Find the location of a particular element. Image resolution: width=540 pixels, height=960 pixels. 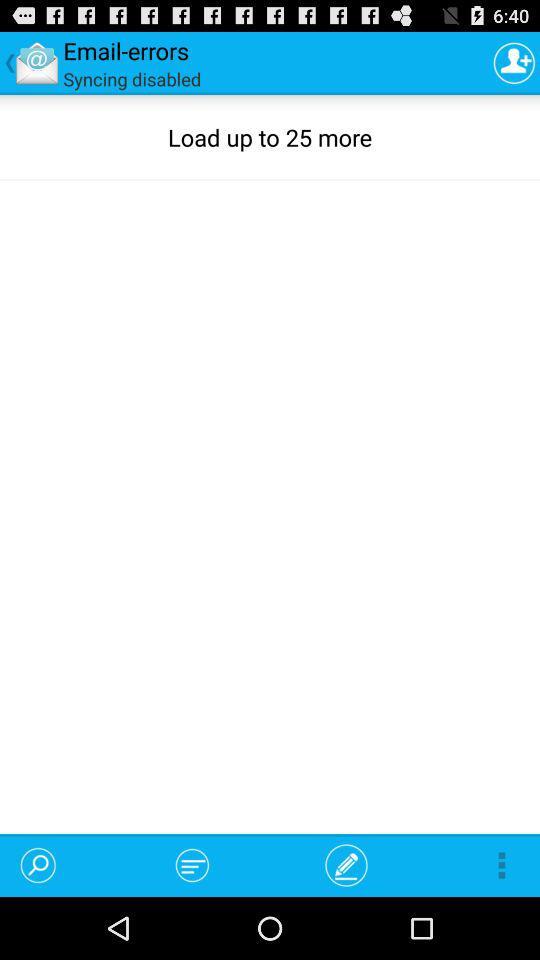

item below syncing disabled item is located at coordinates (38, 864).